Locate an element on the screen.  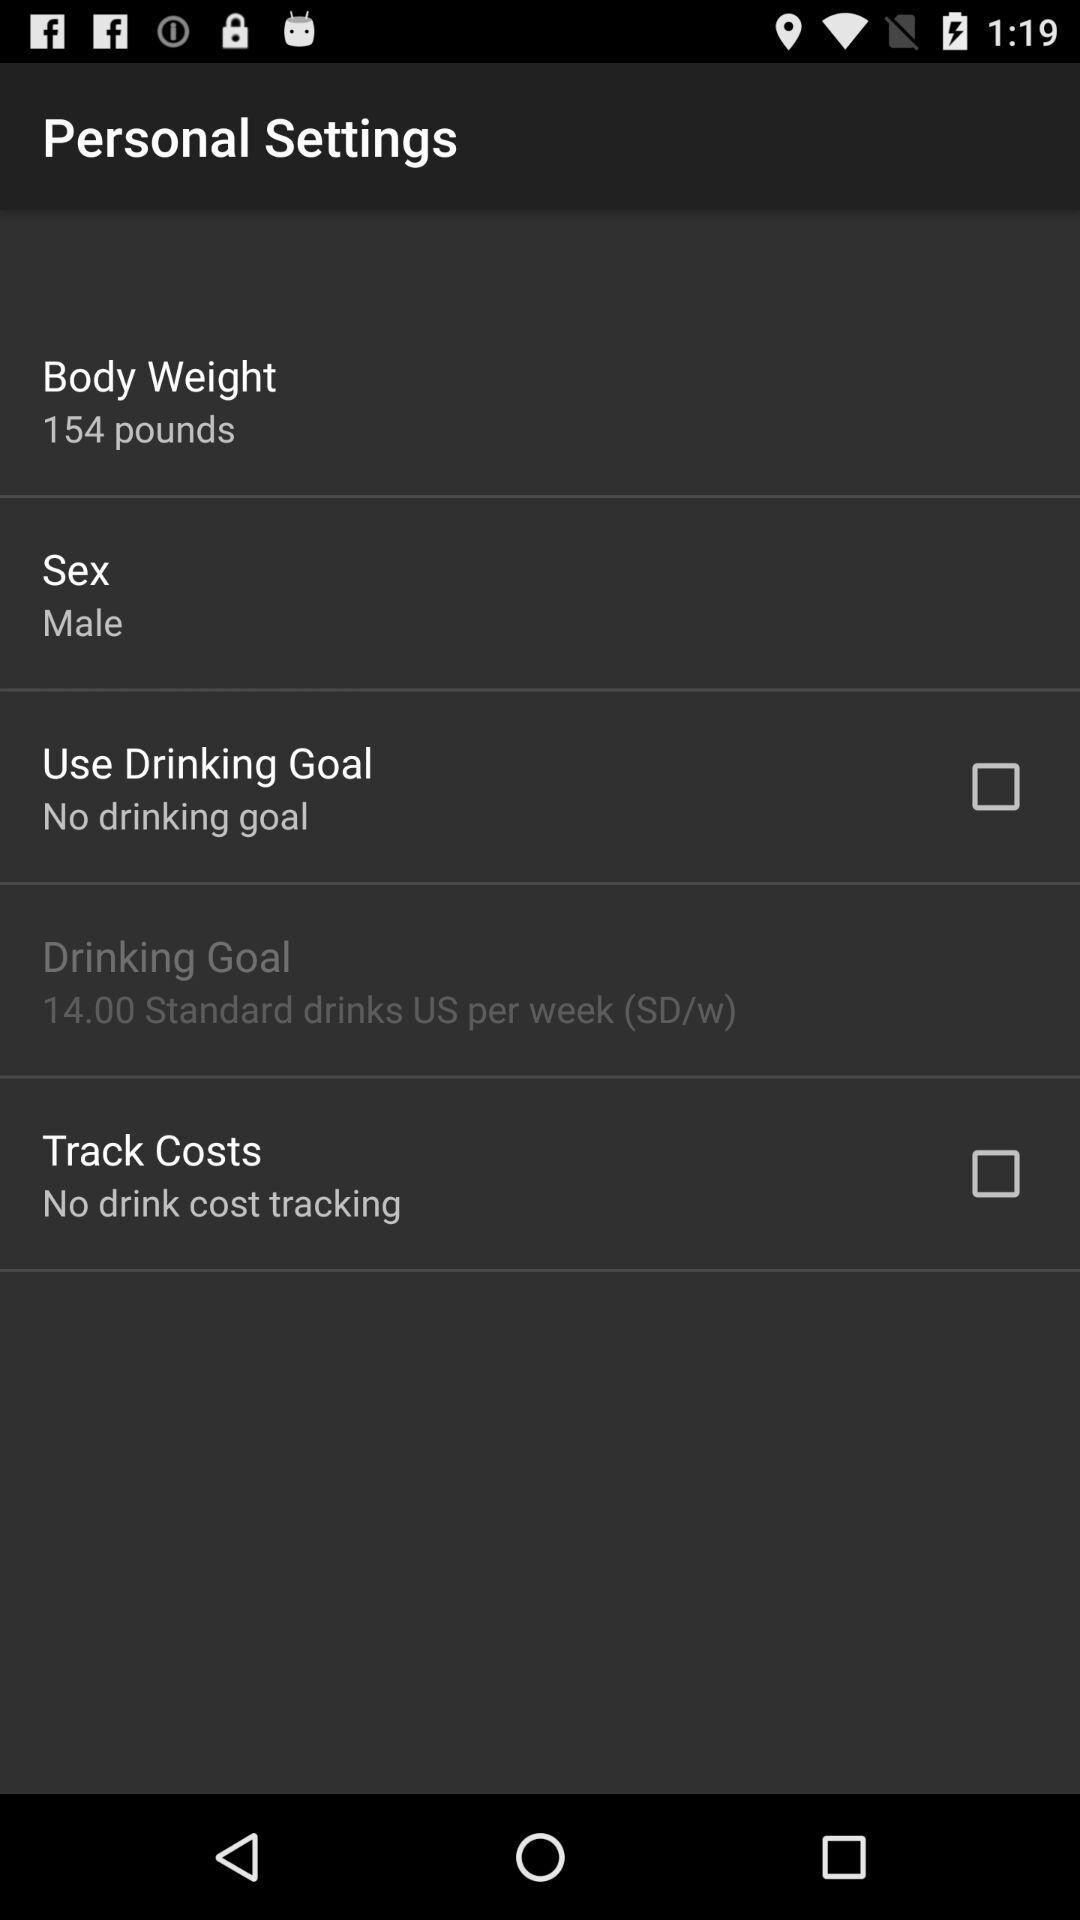
the icon at the center is located at coordinates (389, 1008).